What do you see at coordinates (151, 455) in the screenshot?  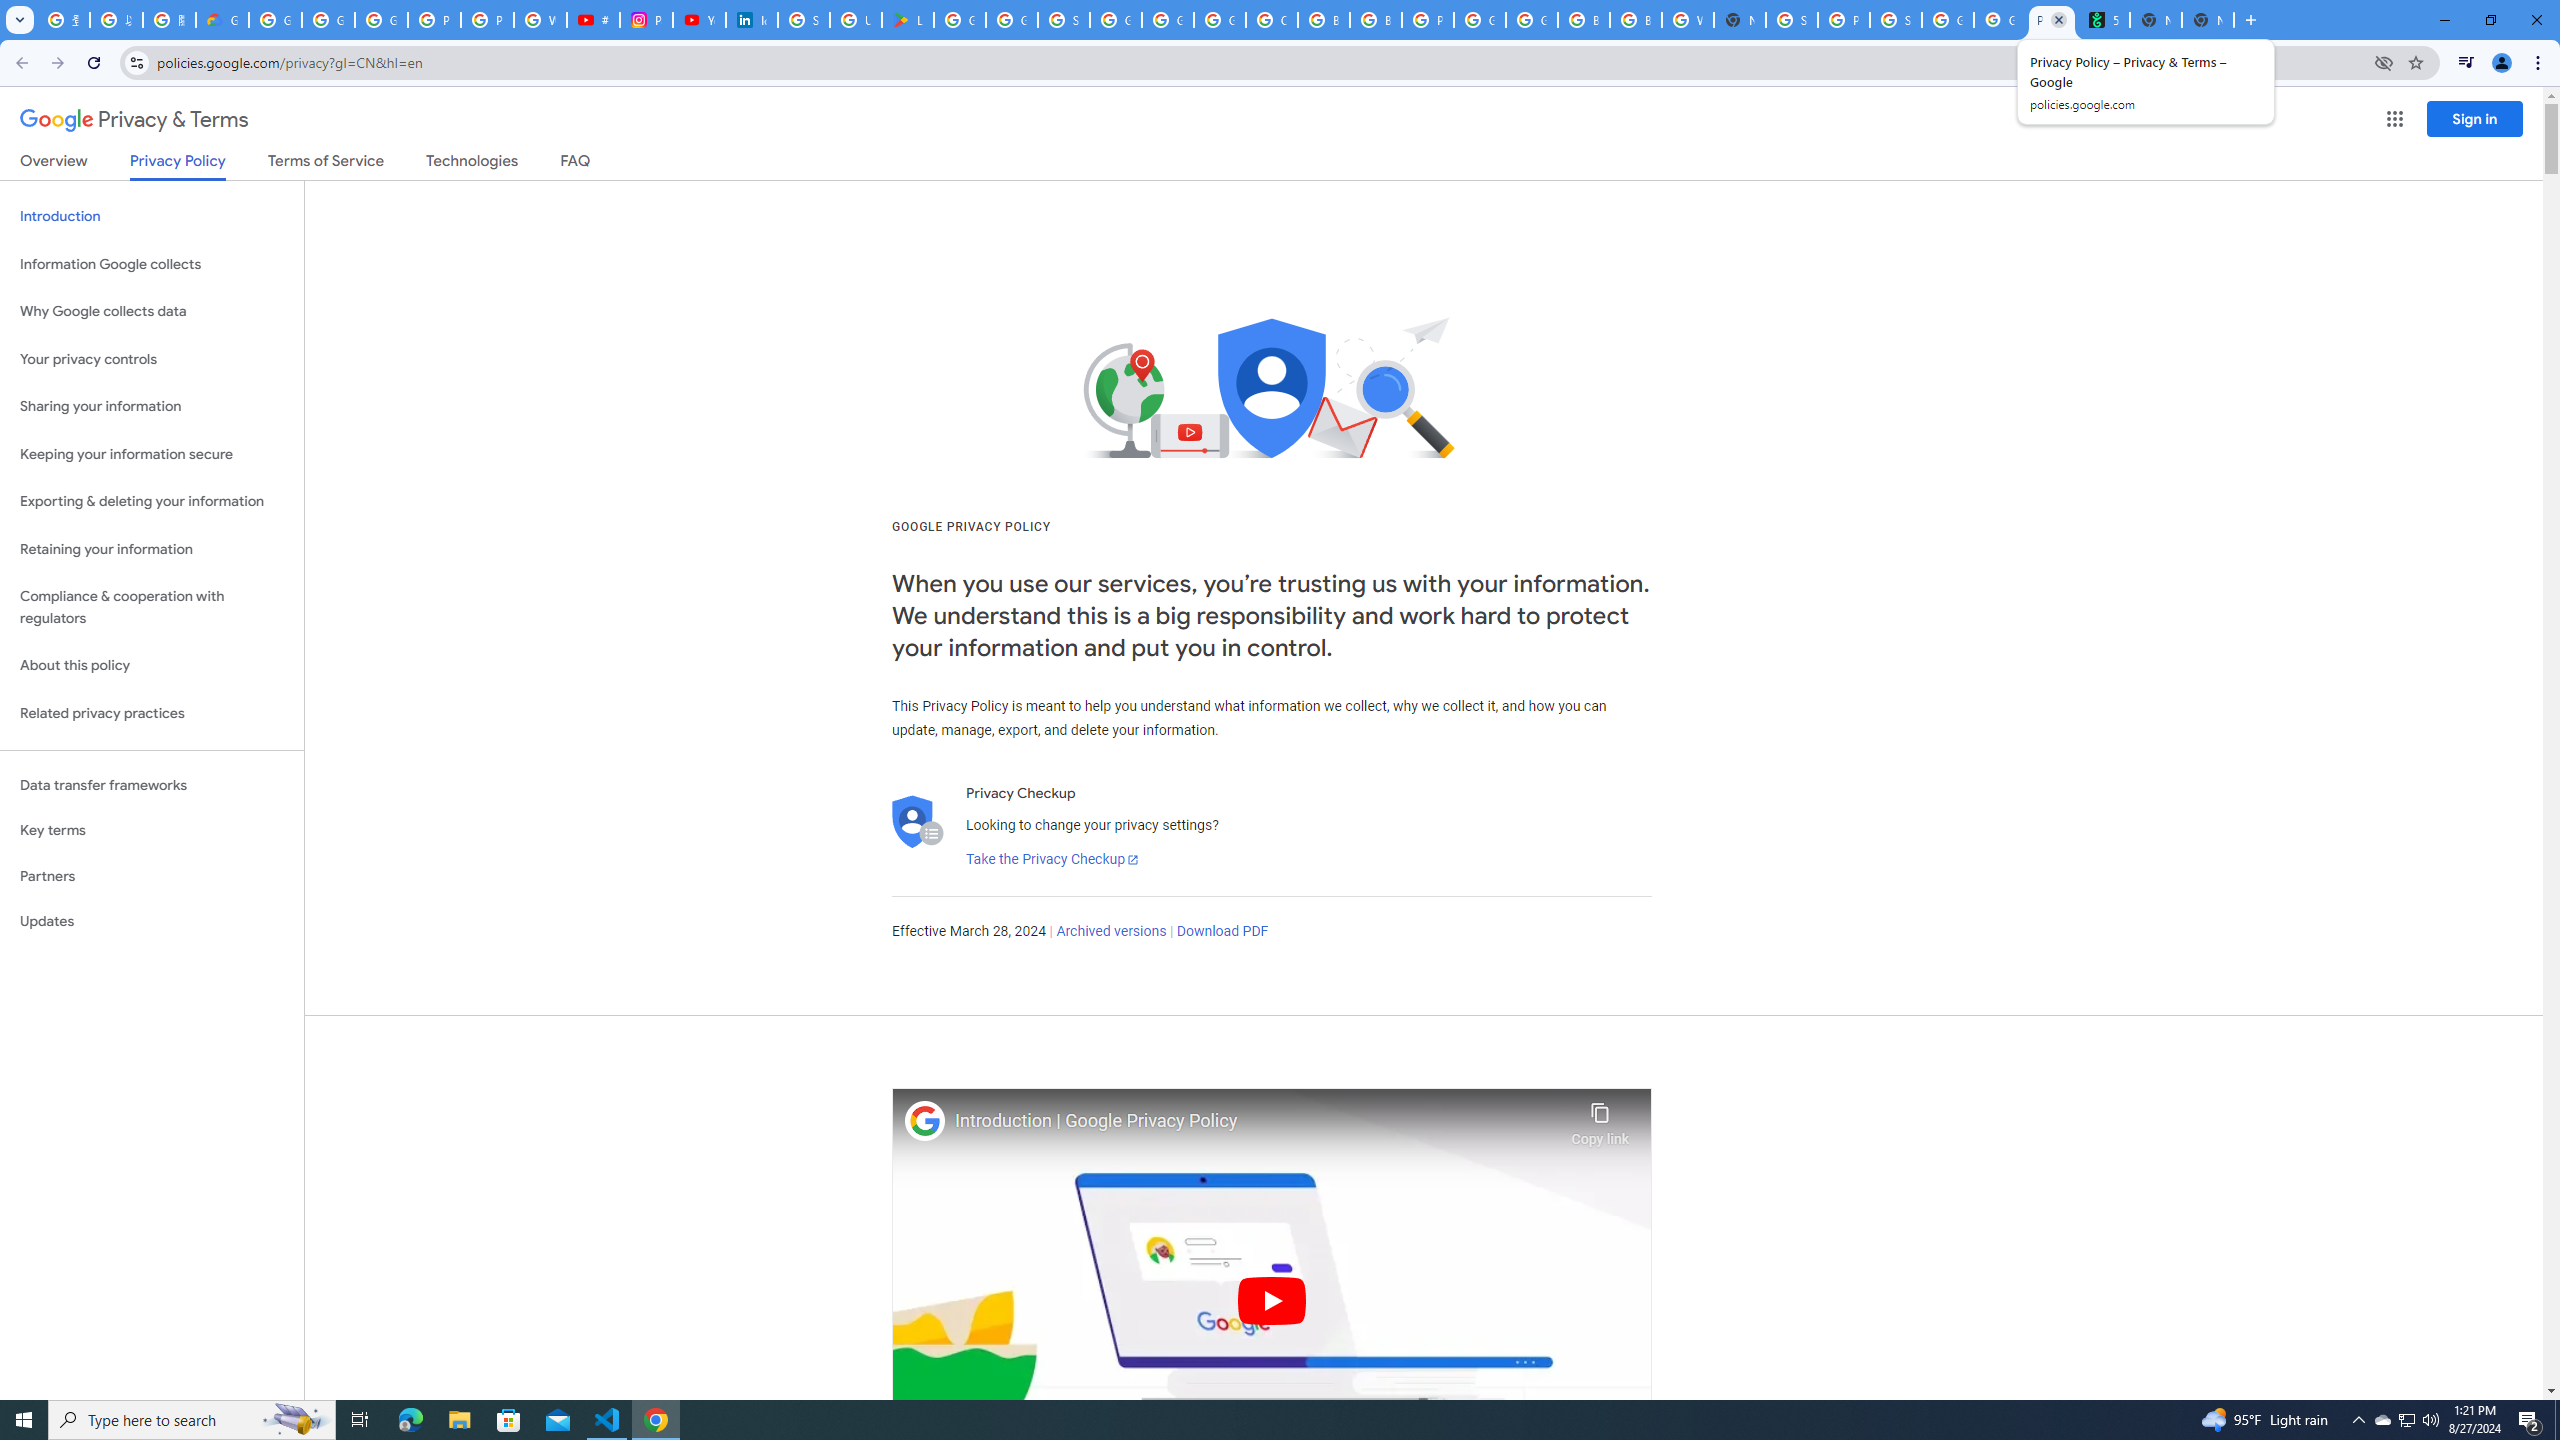 I see `'Keeping your information secure'` at bounding box center [151, 455].